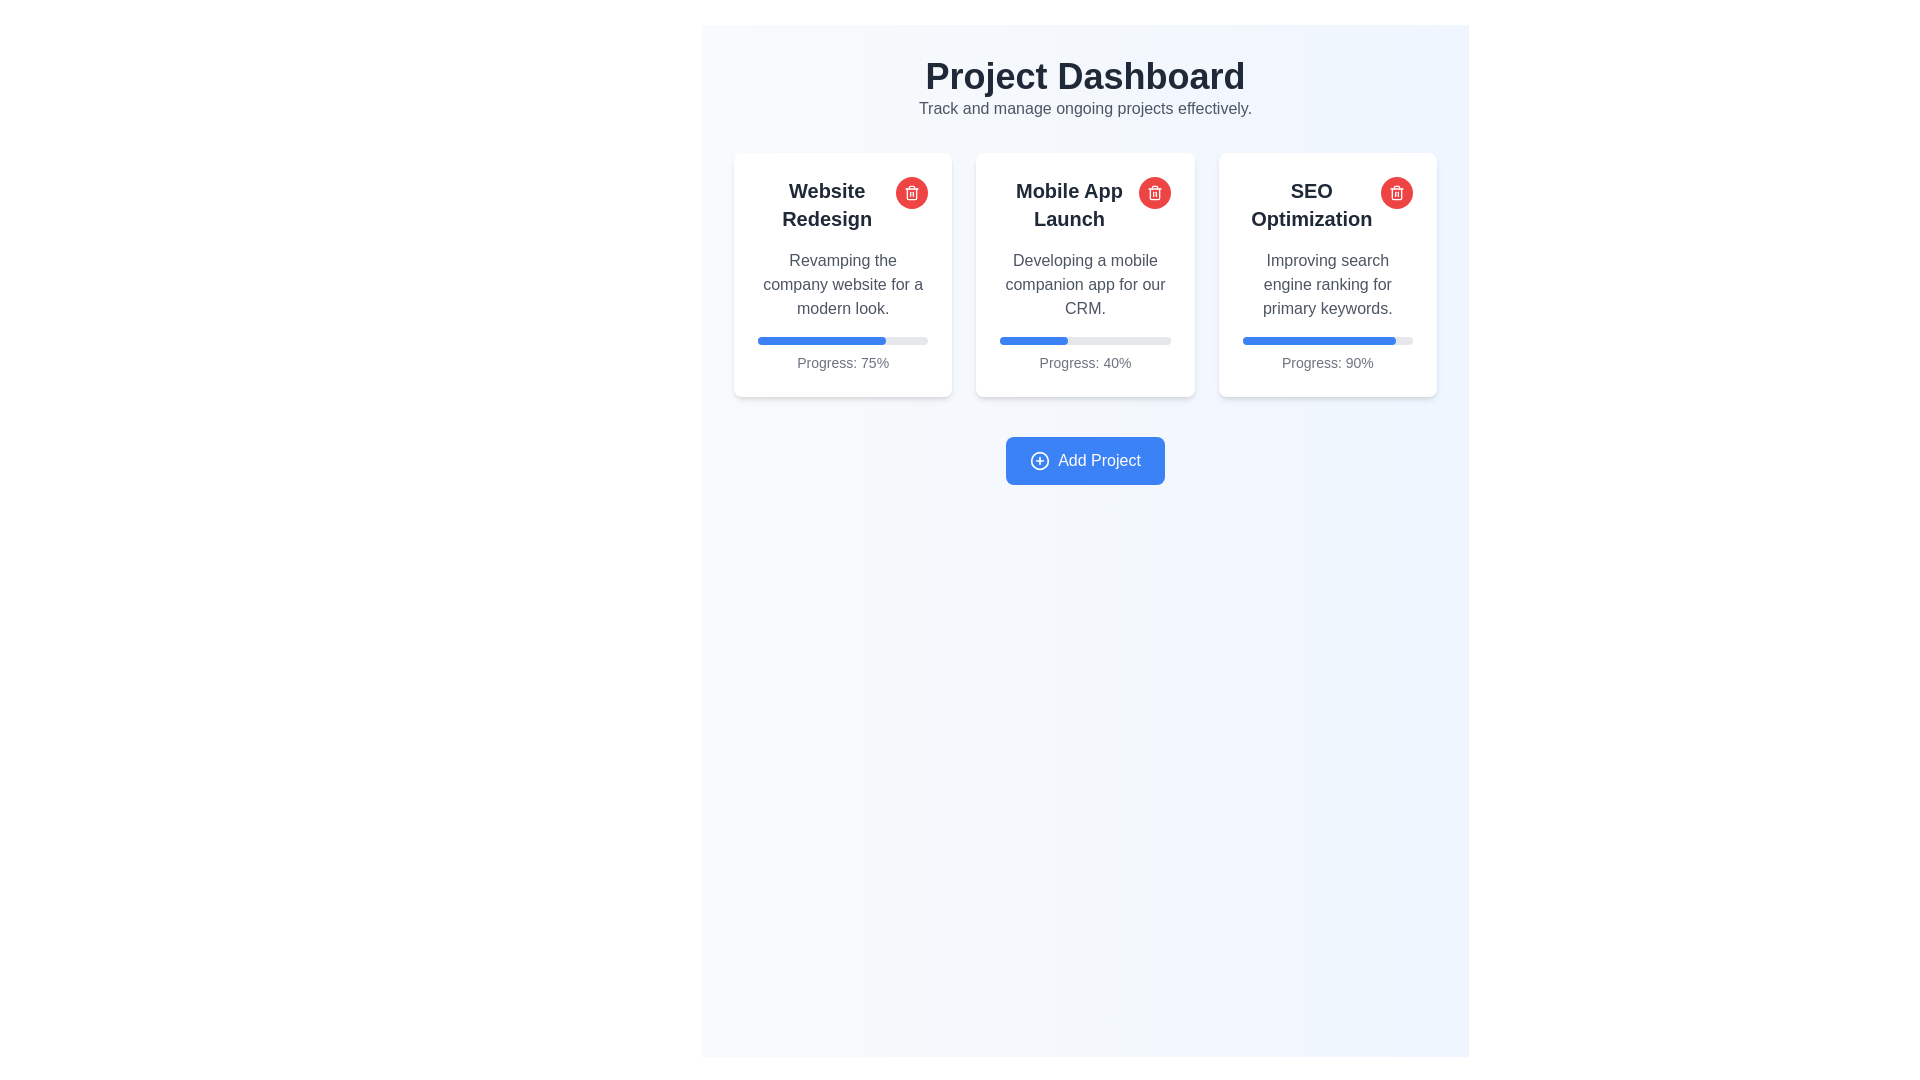 The height and width of the screenshot is (1080, 1920). I want to click on the progress bar element located in the central card labeled 'Mobile App Launch', which indicates 40% progress, so click(1084, 339).